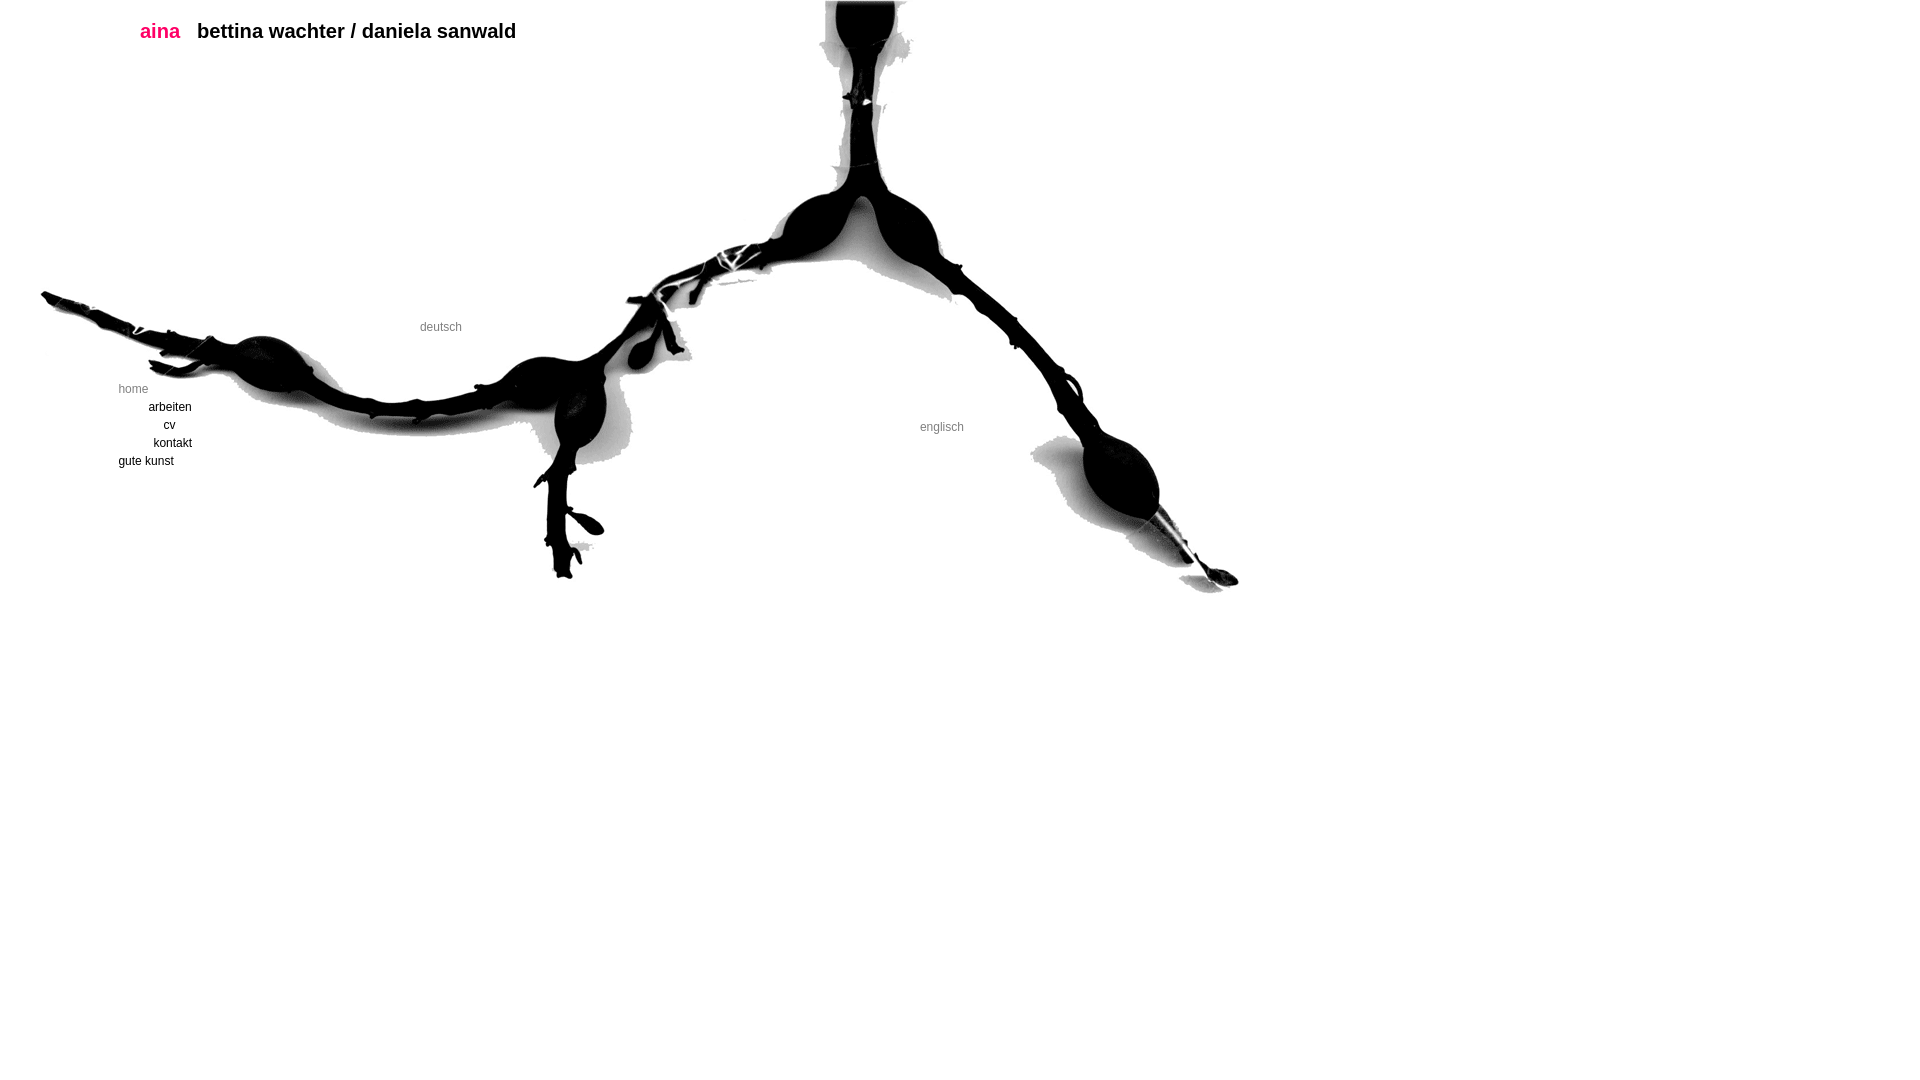 The width and height of the screenshot is (1920, 1080). I want to click on 'englisch', so click(940, 426).